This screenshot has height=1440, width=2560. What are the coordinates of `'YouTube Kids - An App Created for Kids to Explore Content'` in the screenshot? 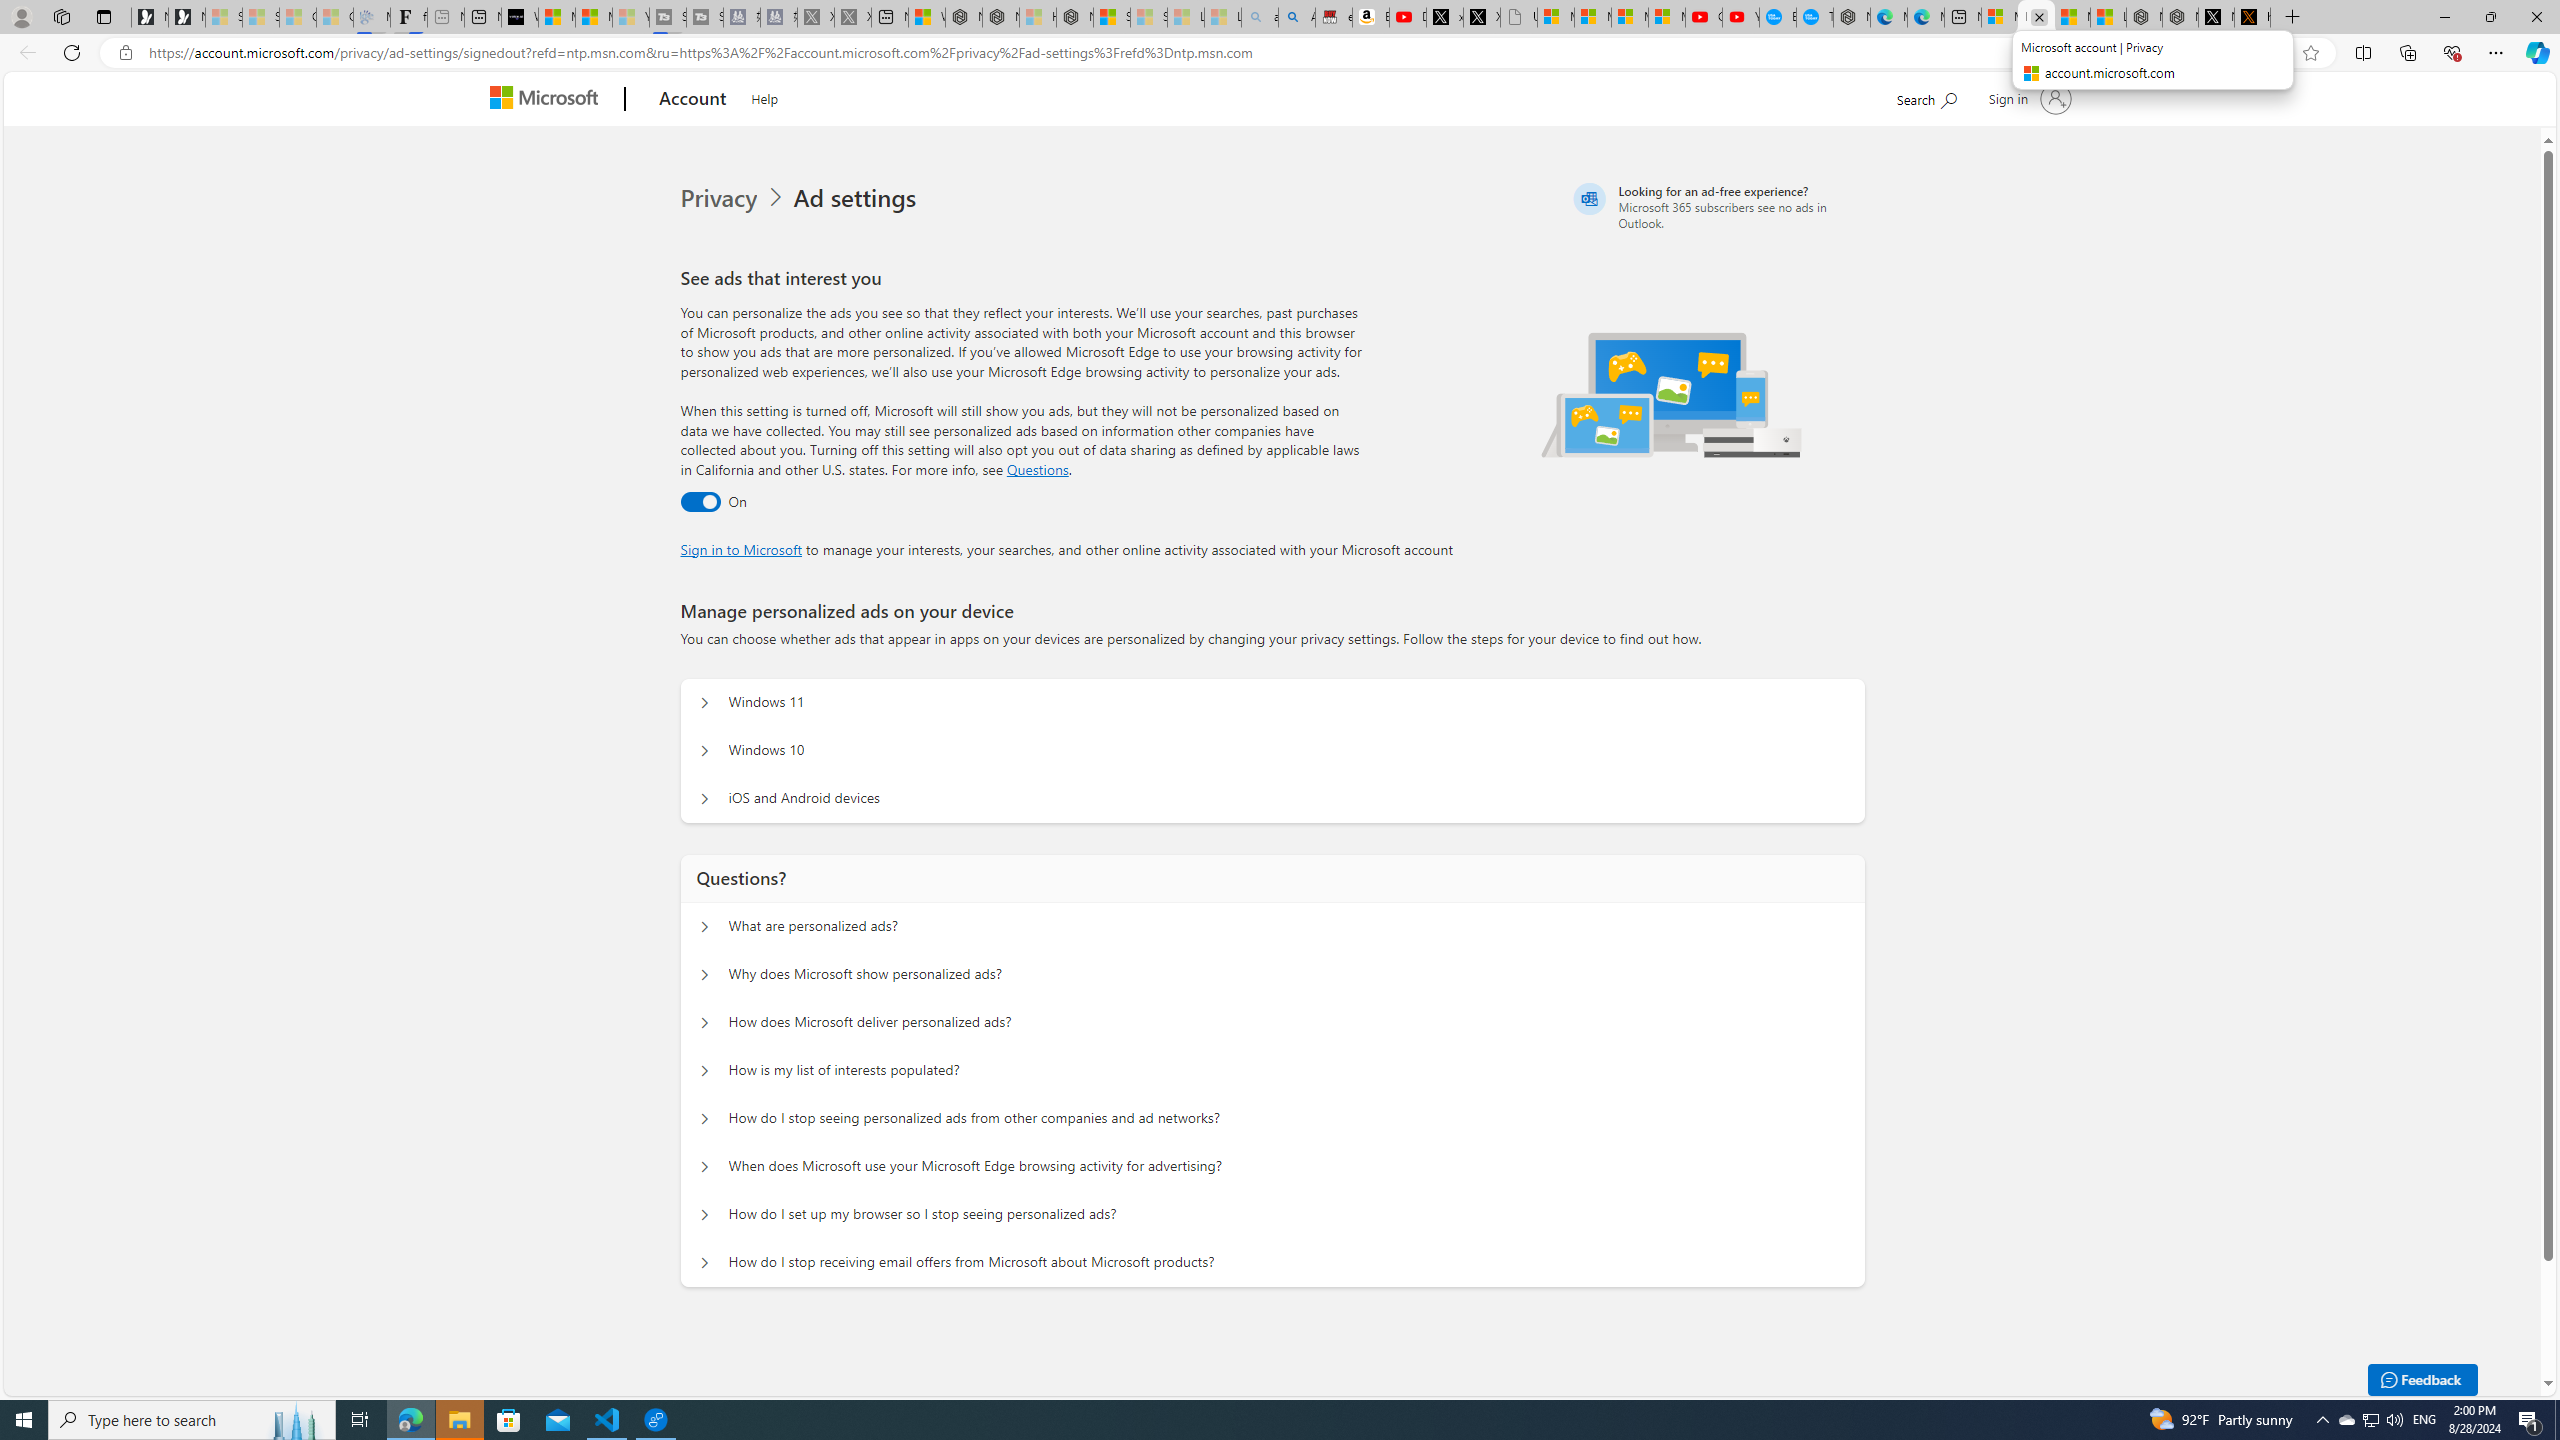 It's located at (1741, 16).